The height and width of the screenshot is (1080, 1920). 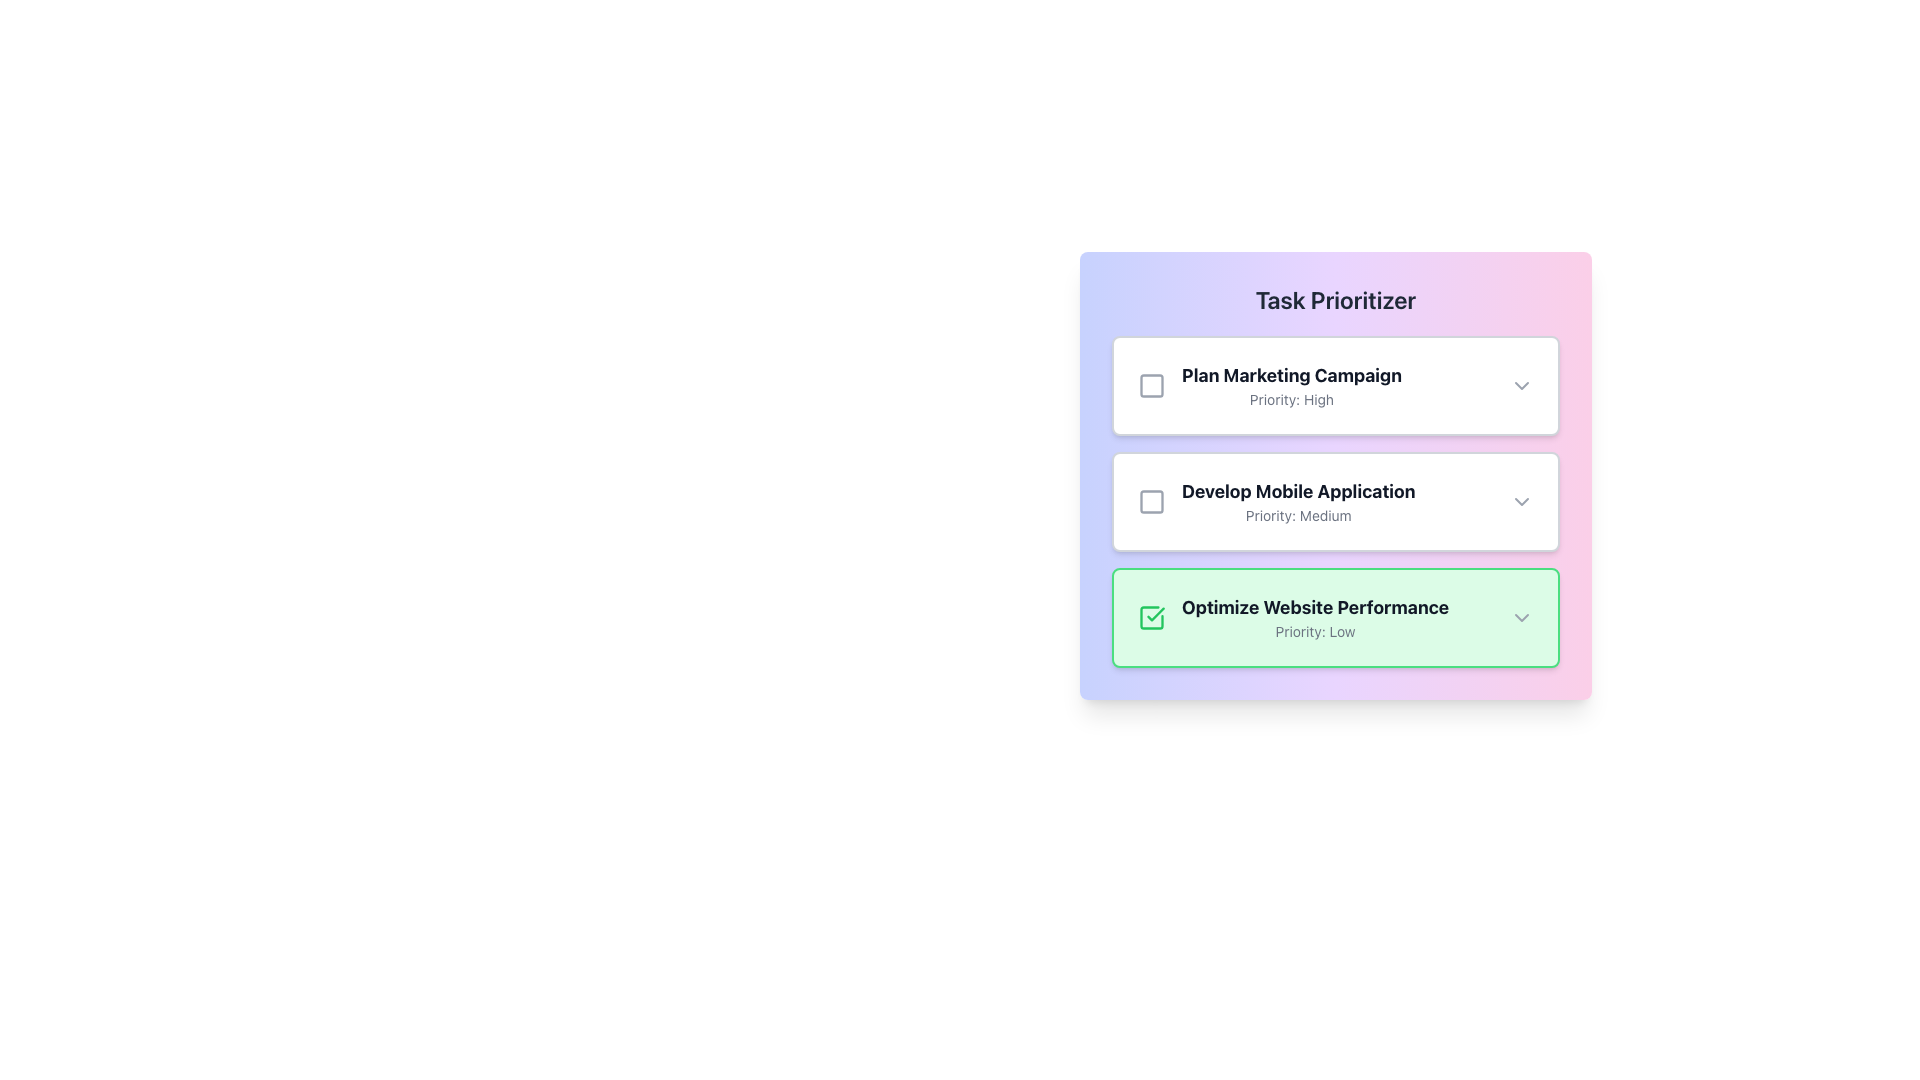 What do you see at coordinates (1152, 385) in the screenshot?
I see `the checkbox-like indicator located inside the first list item box labeled 'Plan Marketing Campaign'` at bounding box center [1152, 385].